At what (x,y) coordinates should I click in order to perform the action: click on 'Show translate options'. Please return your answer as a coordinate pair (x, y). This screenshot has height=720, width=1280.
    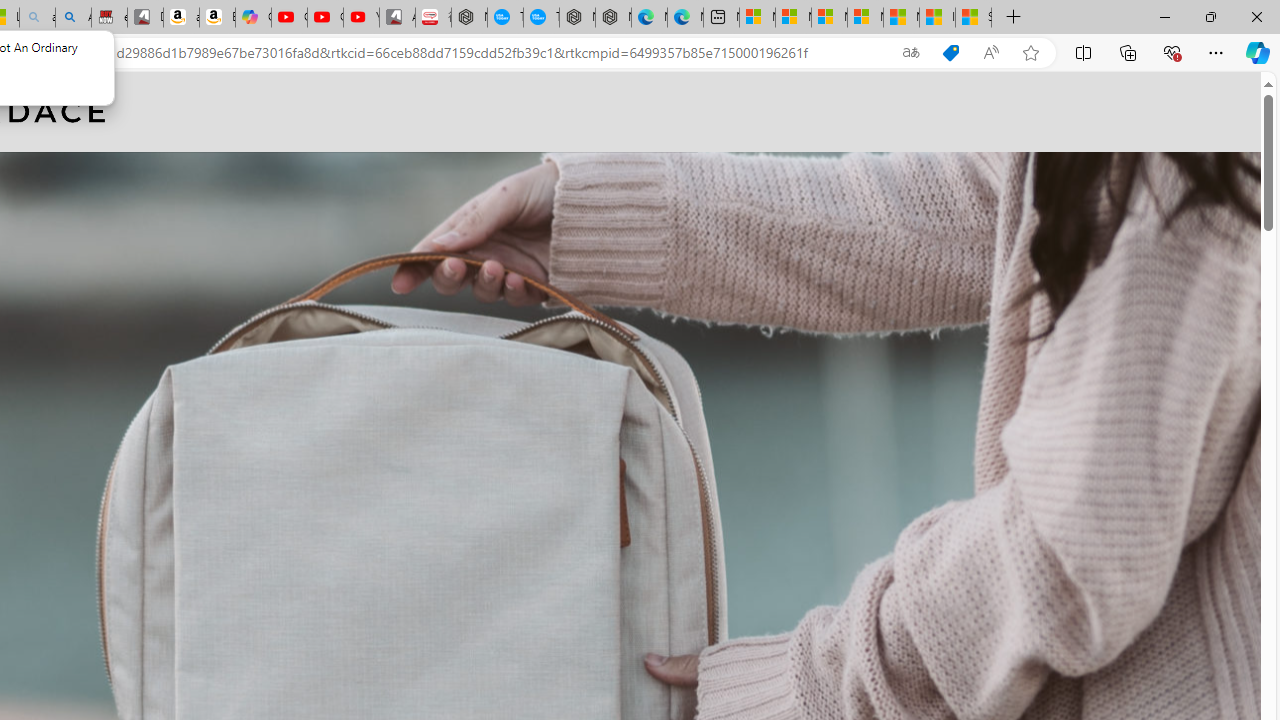
    Looking at the image, I should click on (909, 52).